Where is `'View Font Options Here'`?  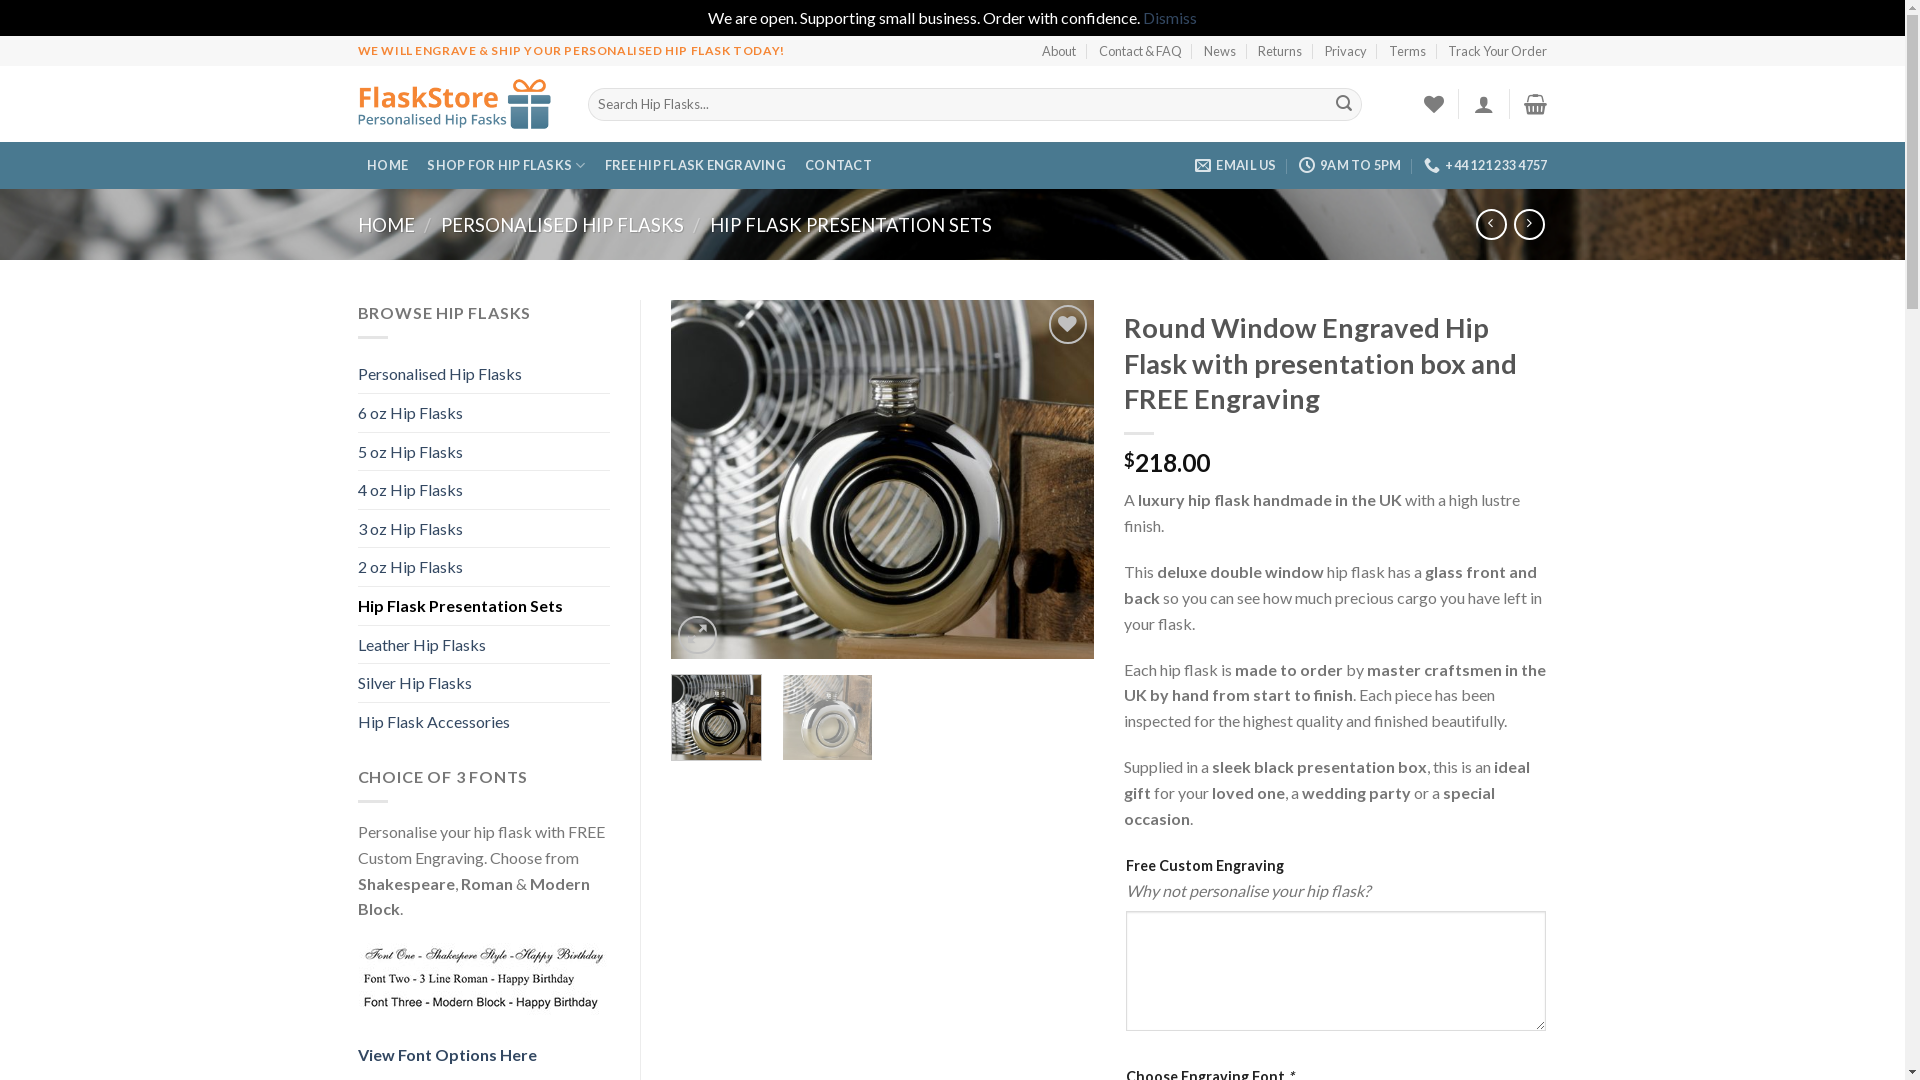 'View Font Options Here' is located at coordinates (446, 1053).